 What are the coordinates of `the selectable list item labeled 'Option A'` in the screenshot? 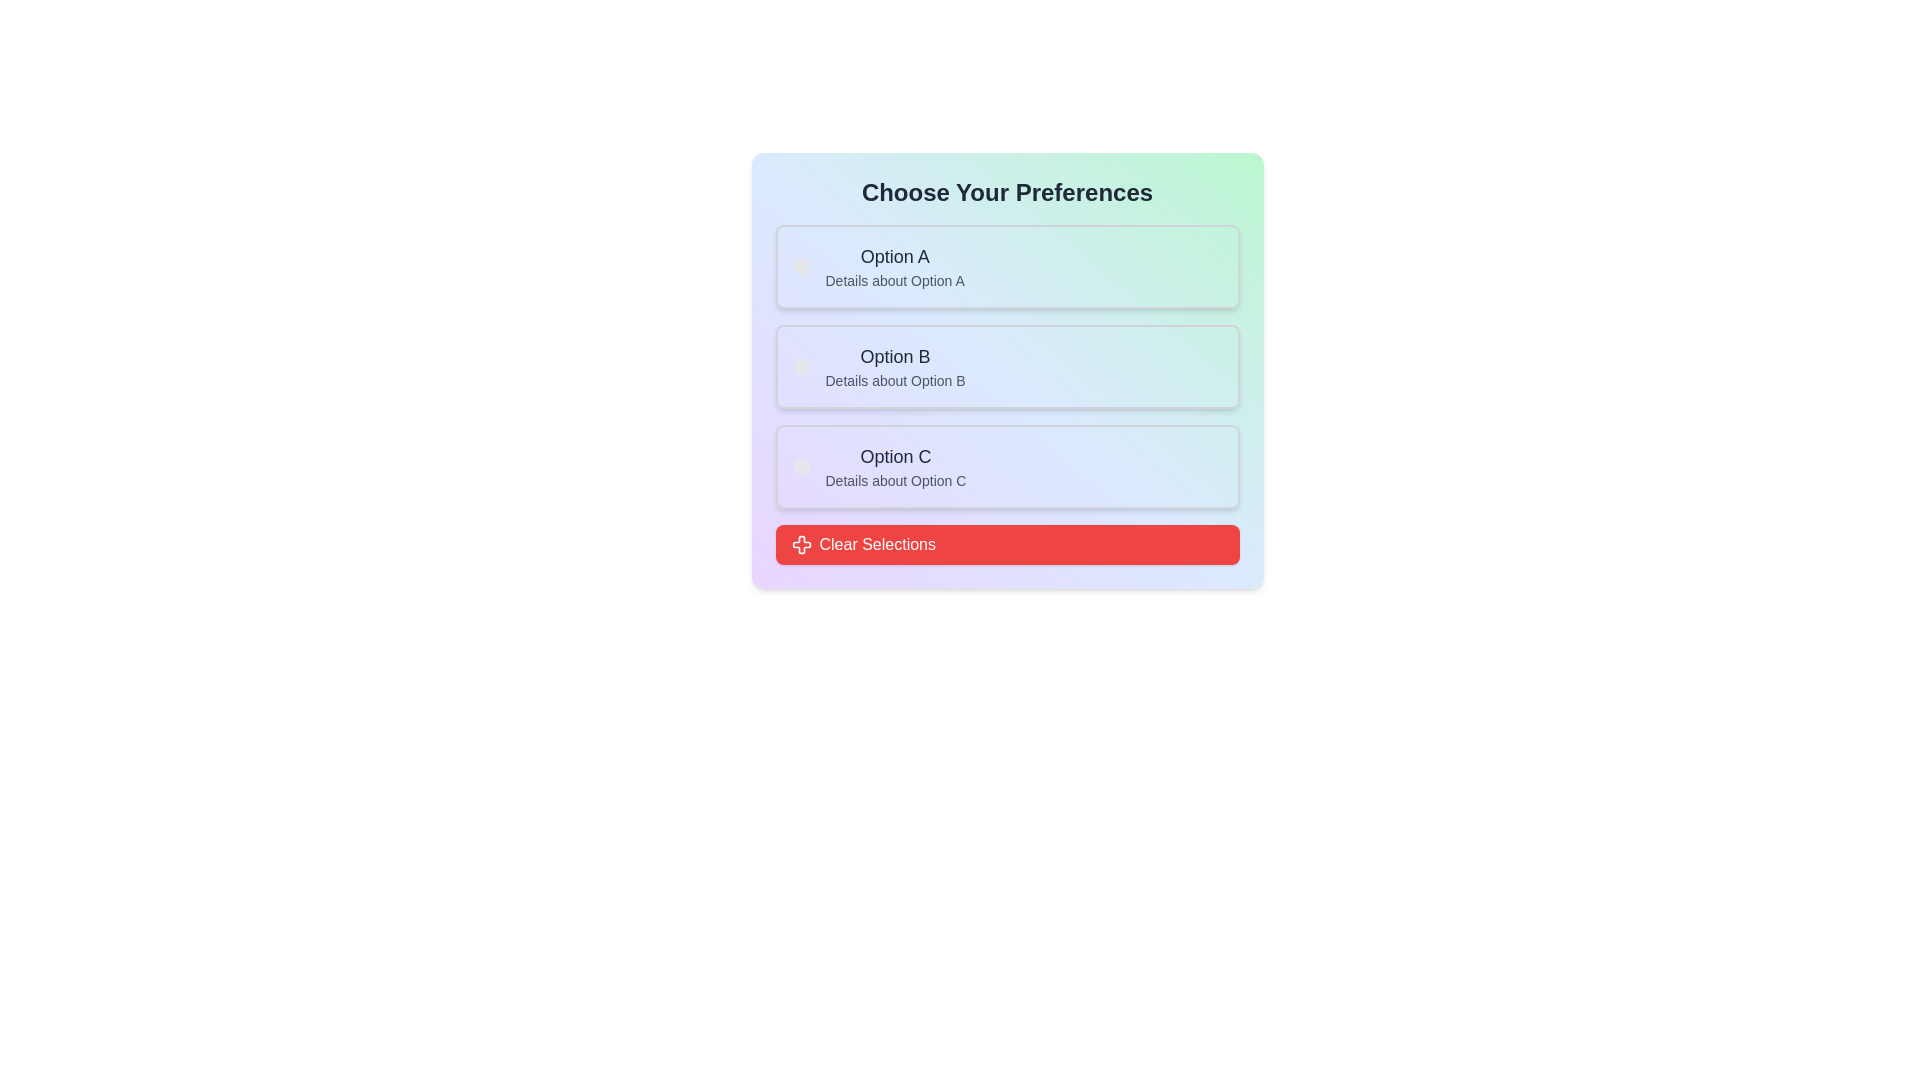 It's located at (1007, 265).